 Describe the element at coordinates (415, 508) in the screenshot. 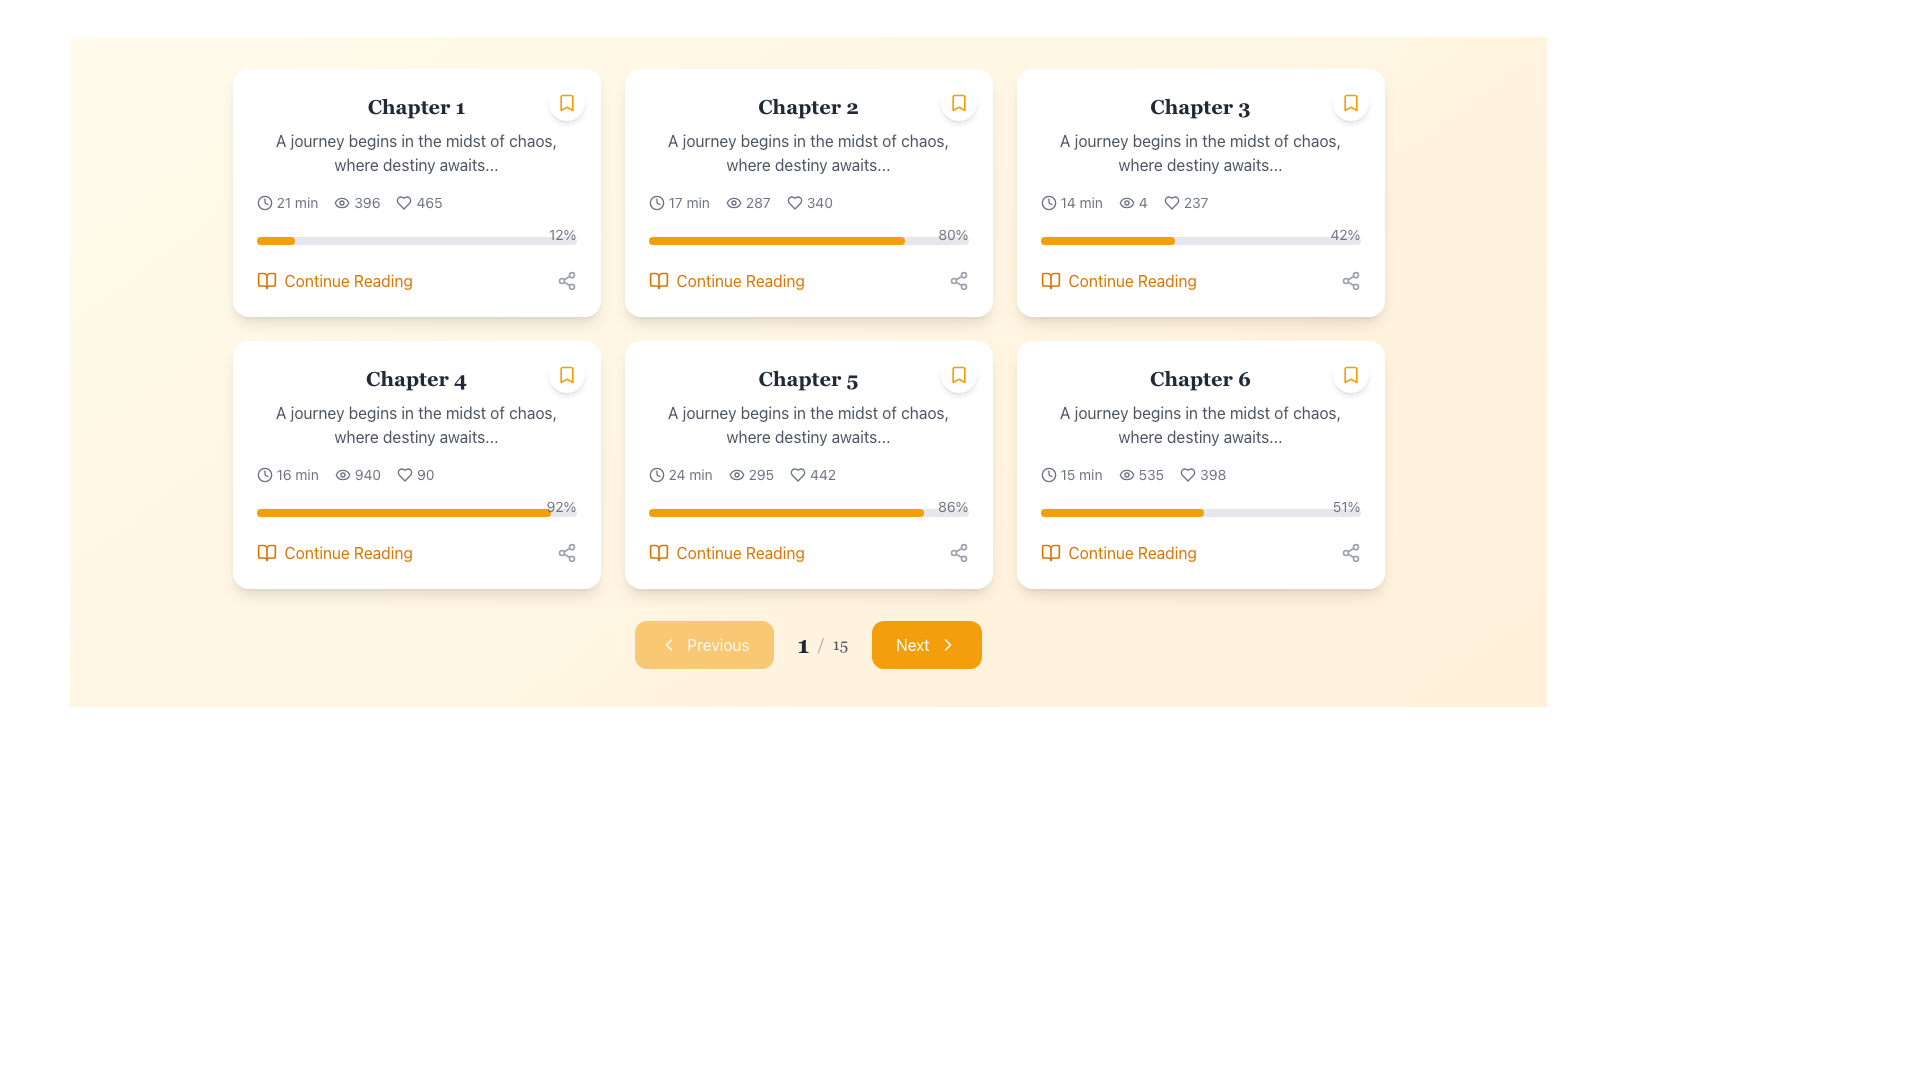

I see `the numerical percentage of the Progress bar representing the user's reading progress for Chapter 4, located within the card labeled 'Chapter 4'` at that location.